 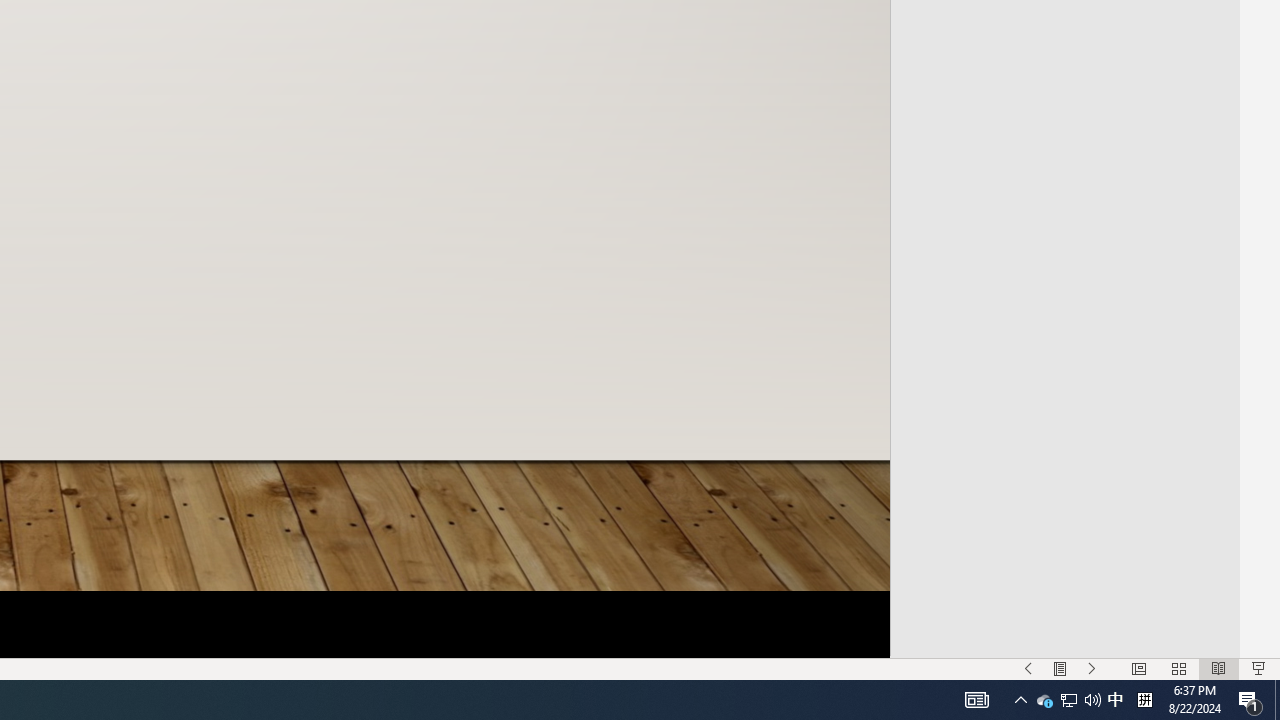 What do you see at coordinates (1218, 669) in the screenshot?
I see `'Reading View'` at bounding box center [1218, 669].